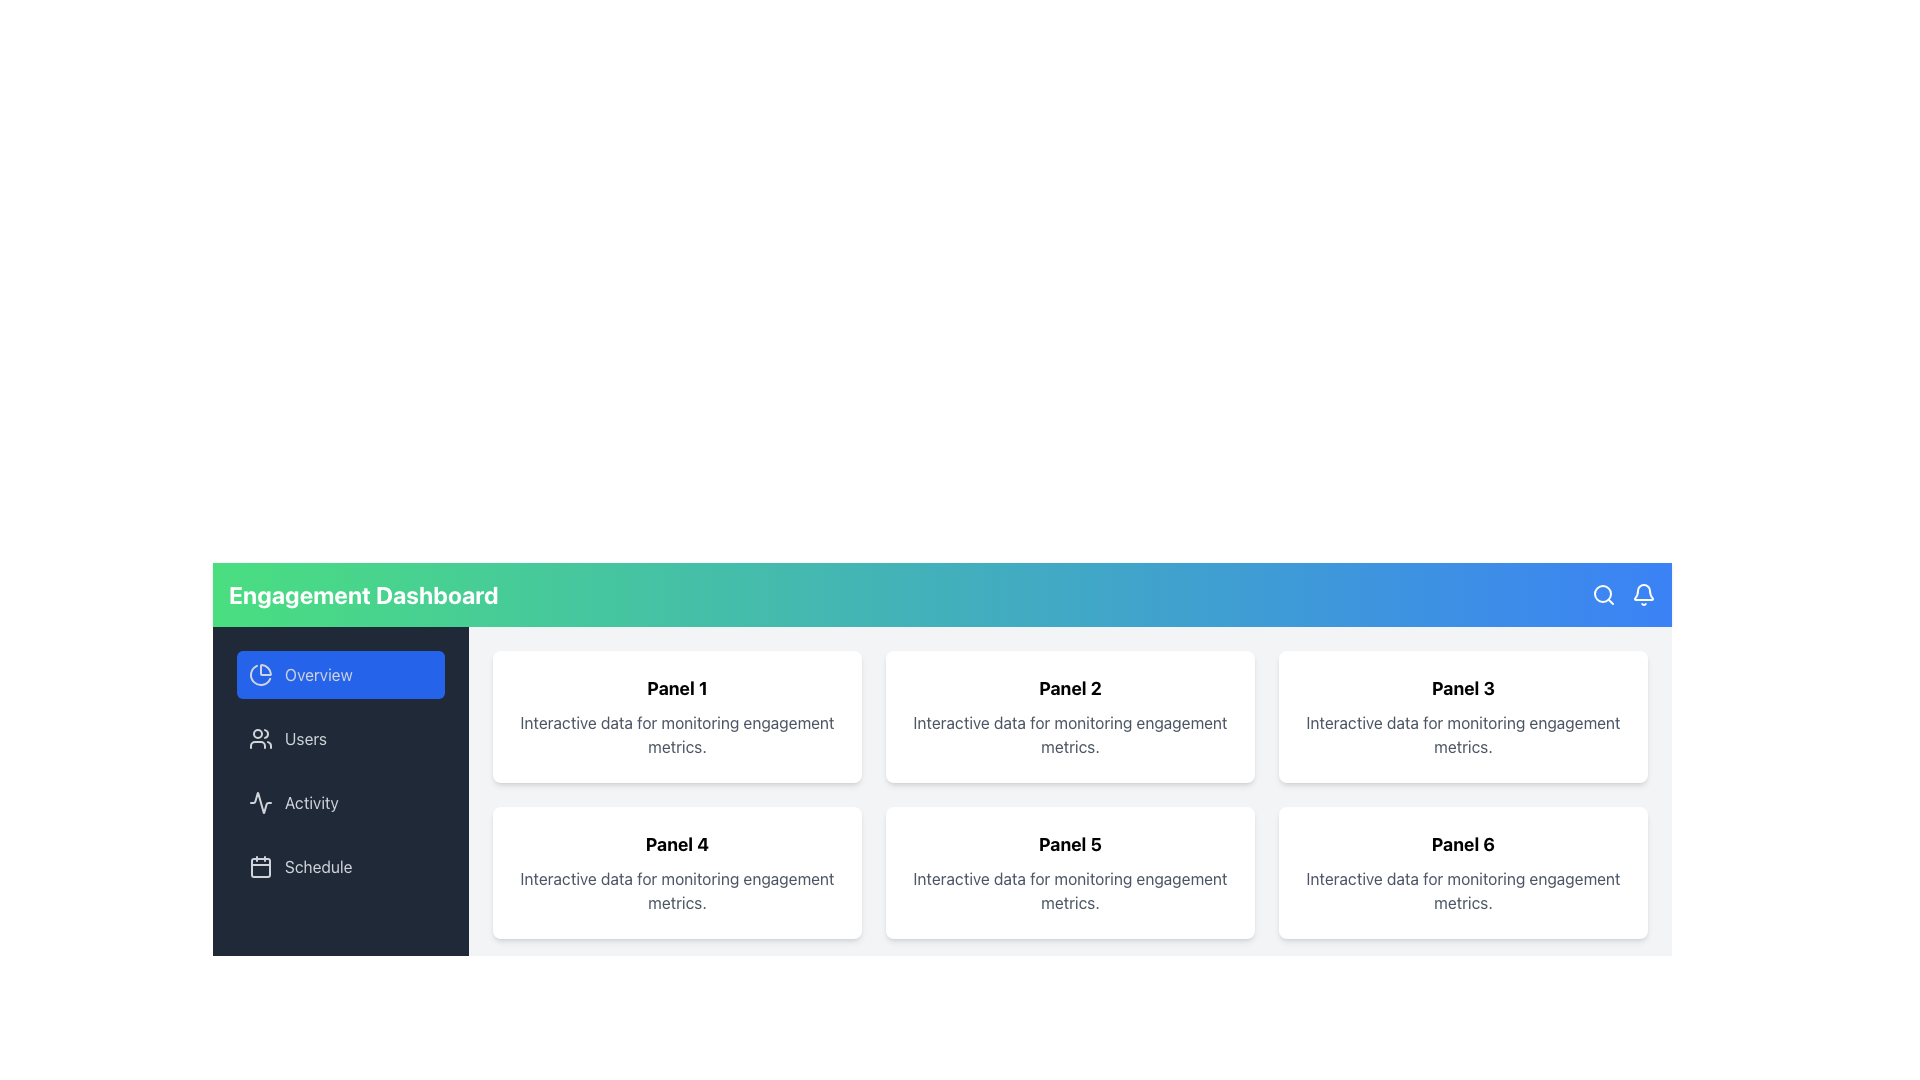 The image size is (1920, 1080). I want to click on the informational panel located in the bottom-right corner of the grid layout, specifically the sixth panel which provides engagement metrics, so click(1463, 871).